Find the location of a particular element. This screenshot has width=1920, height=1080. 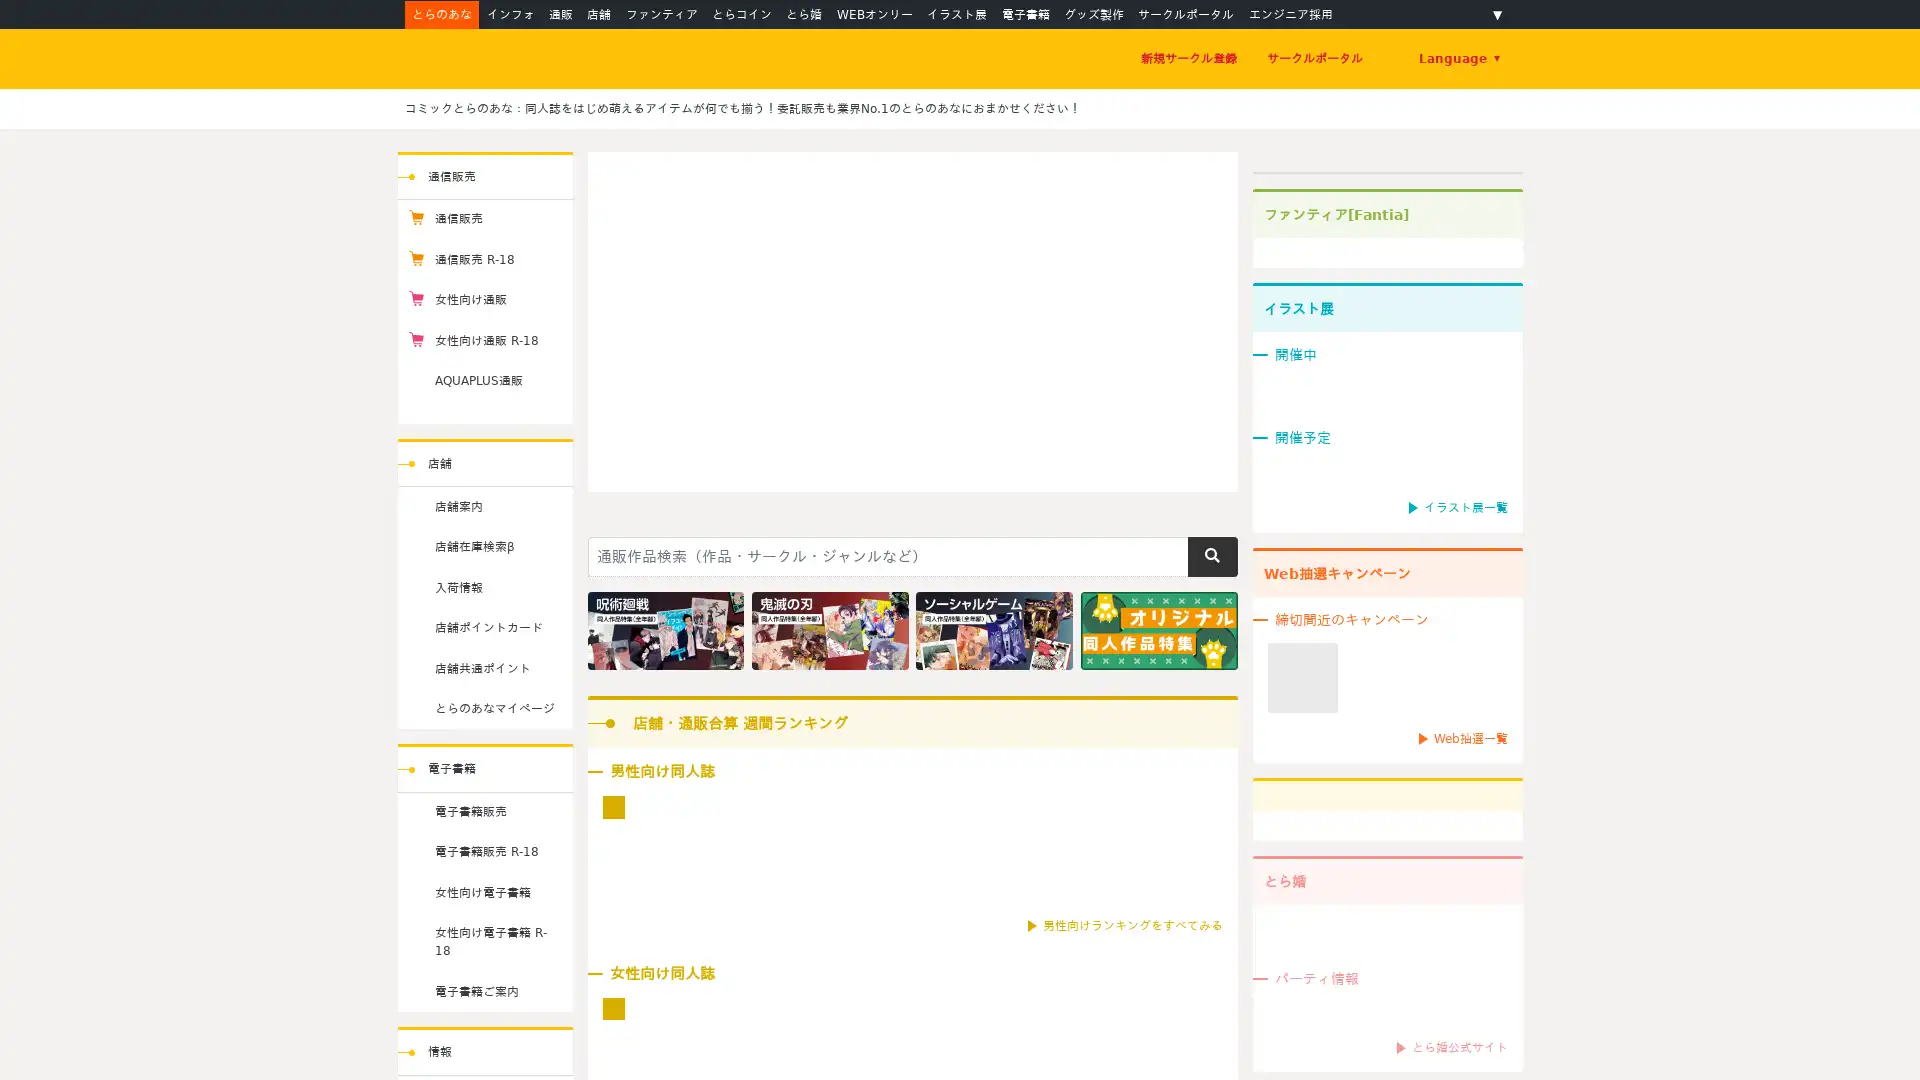

Next is located at coordinates (1203, 313).